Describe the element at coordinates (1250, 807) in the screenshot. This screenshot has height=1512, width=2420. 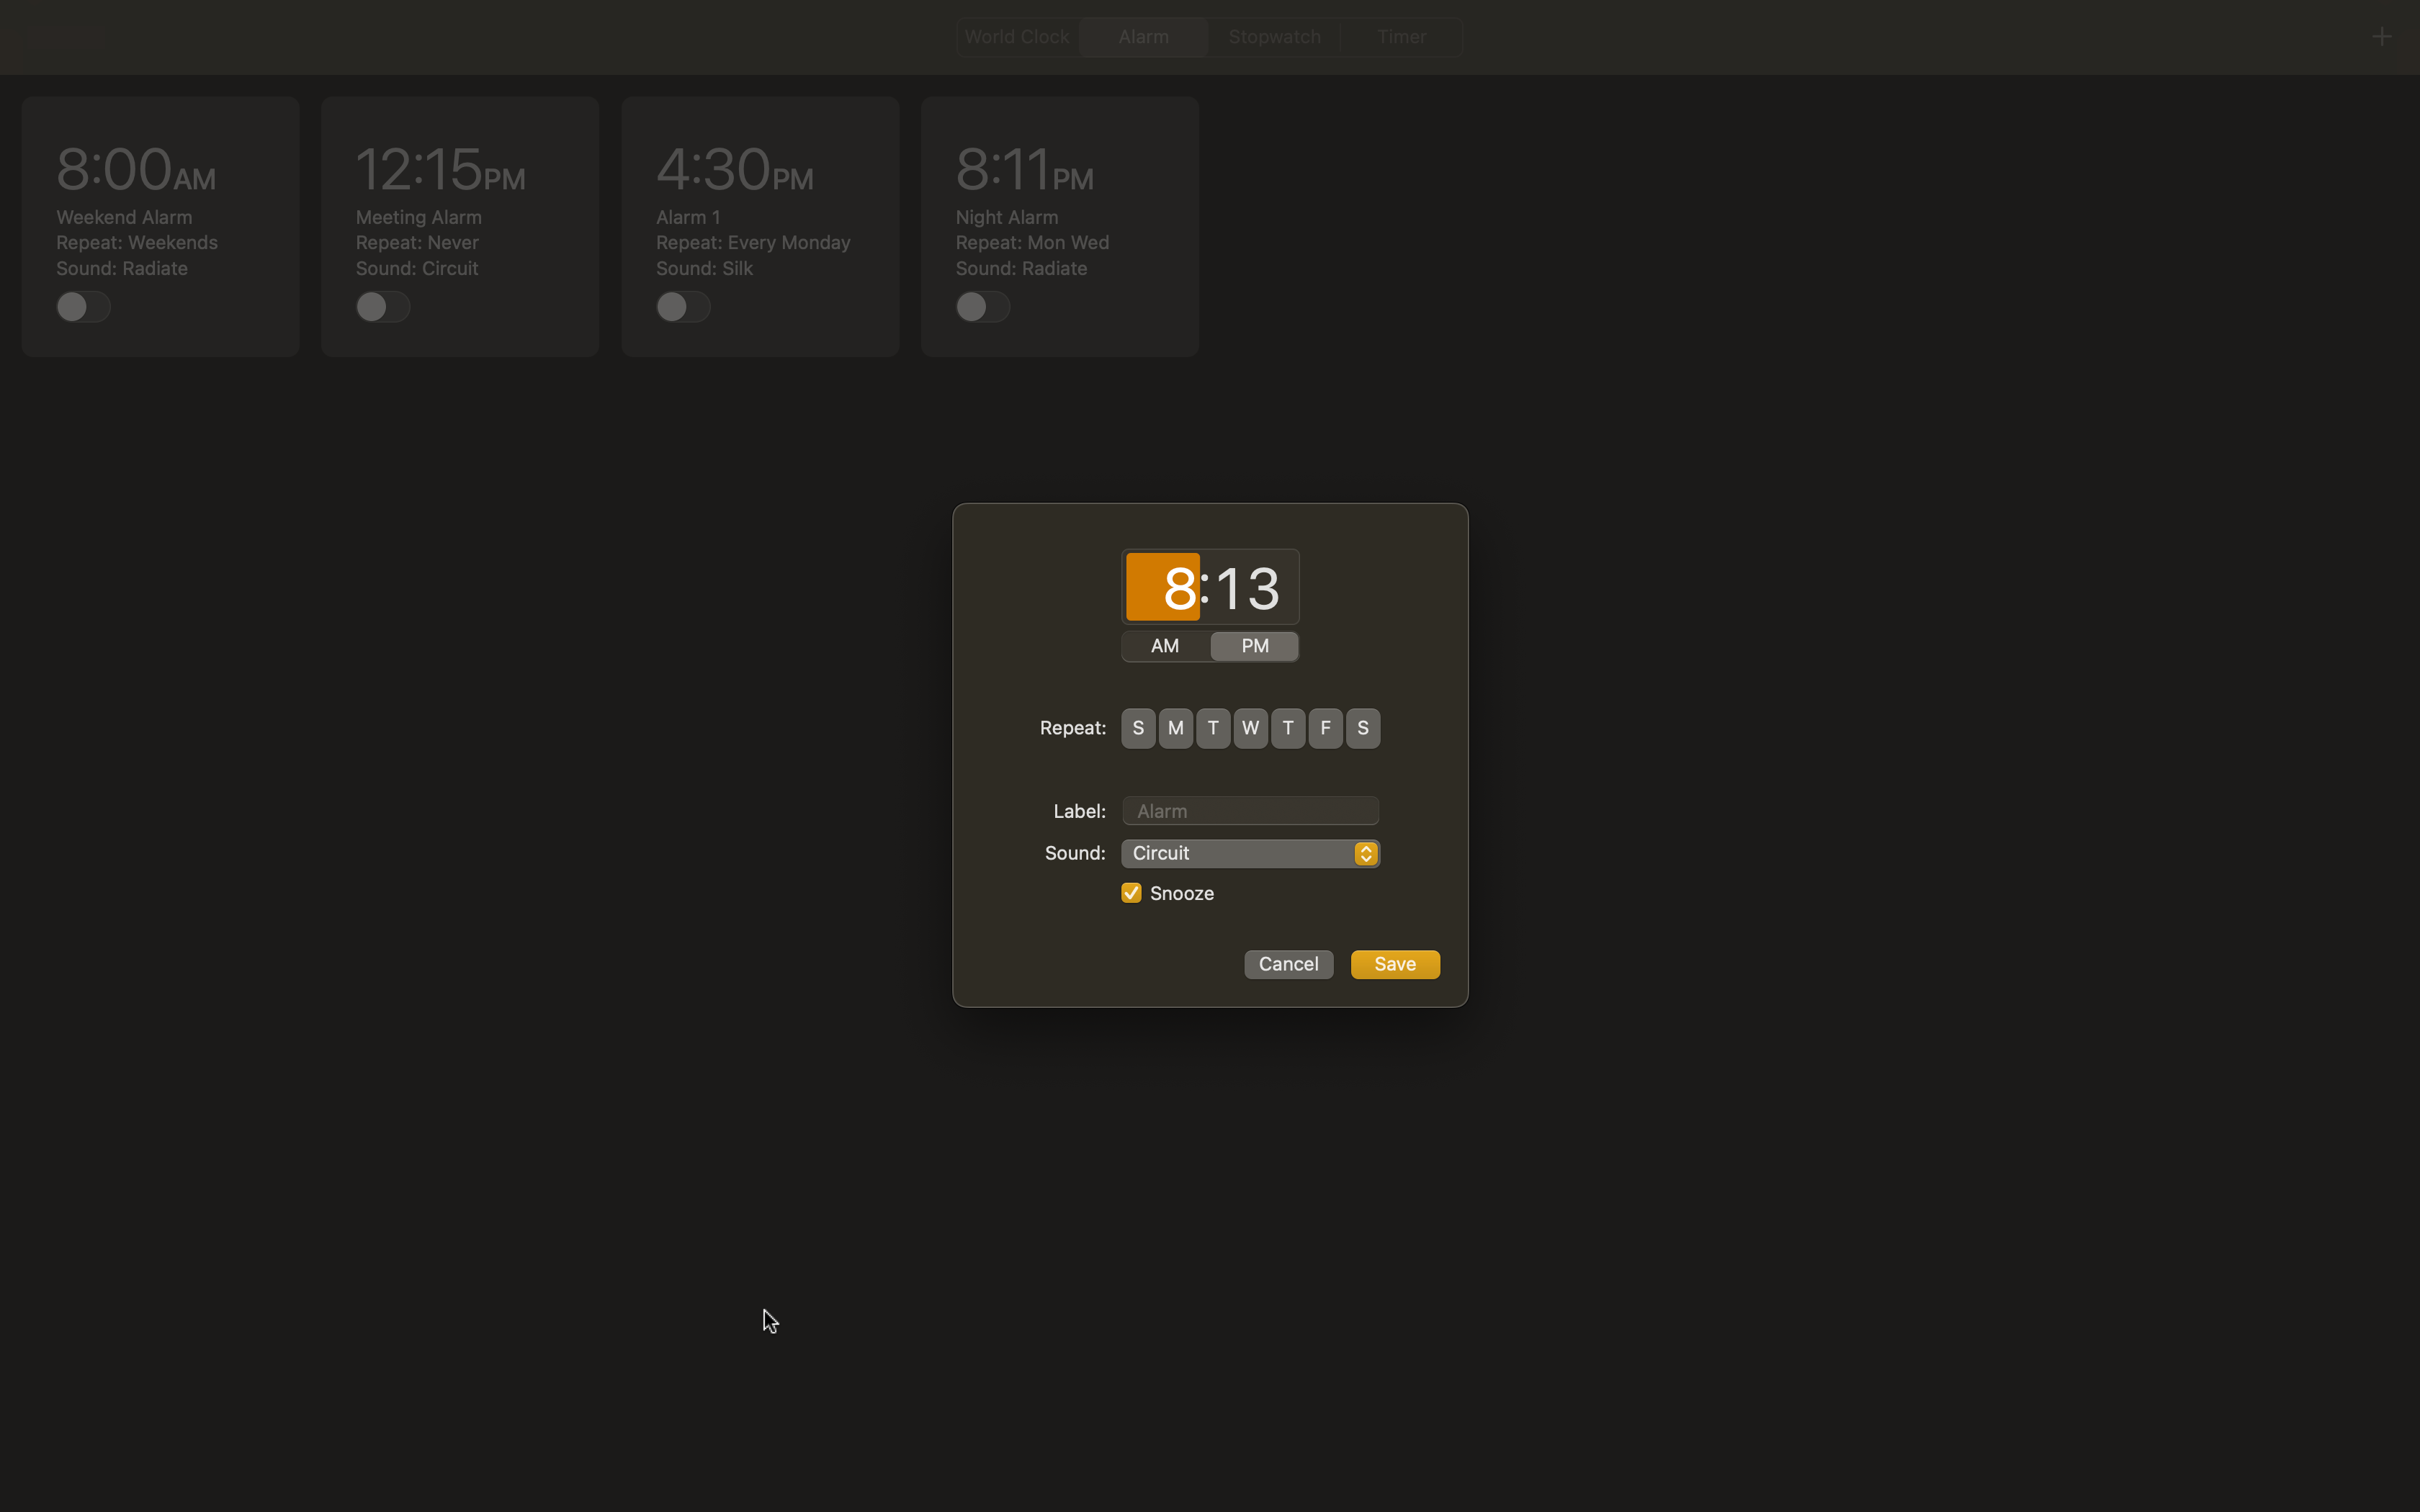
I see `Assign the alarm with the title "Lazy Day` at that location.